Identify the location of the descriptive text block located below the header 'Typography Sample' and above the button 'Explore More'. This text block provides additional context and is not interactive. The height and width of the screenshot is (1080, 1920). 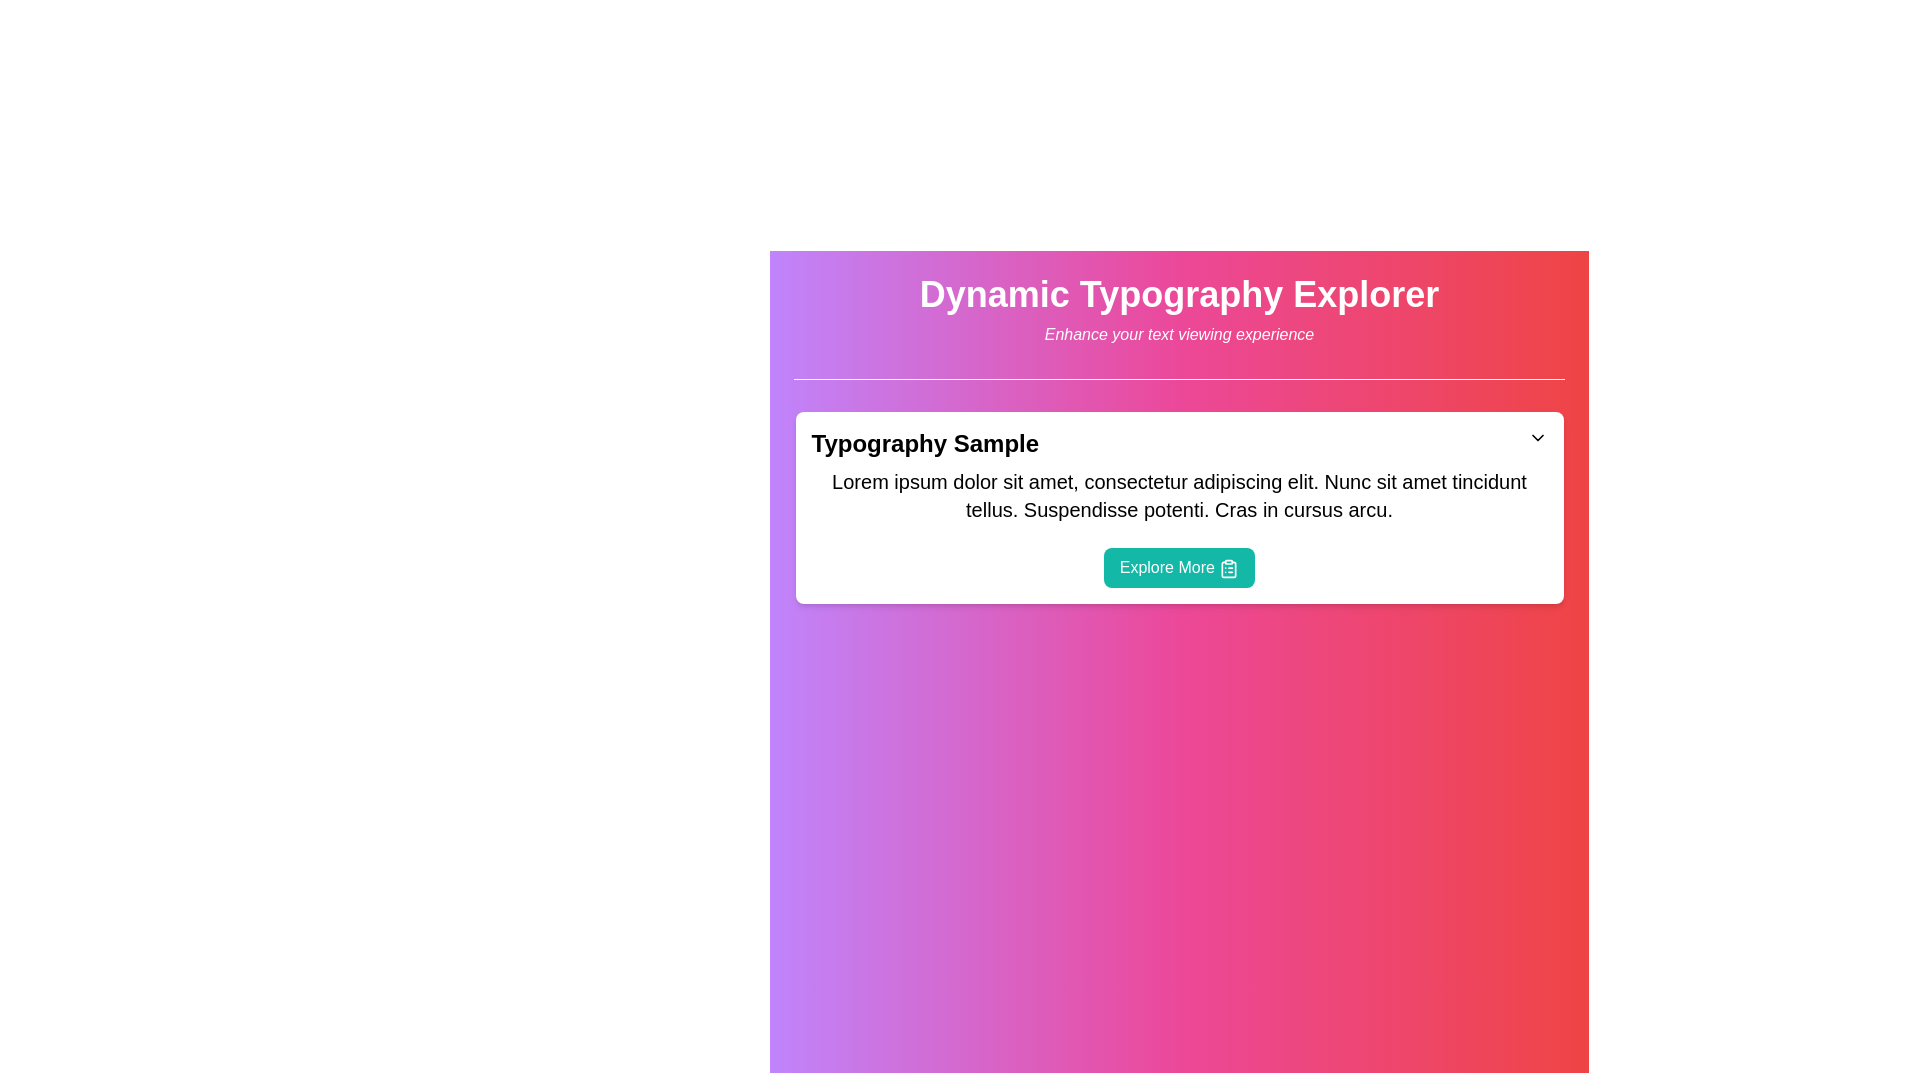
(1179, 499).